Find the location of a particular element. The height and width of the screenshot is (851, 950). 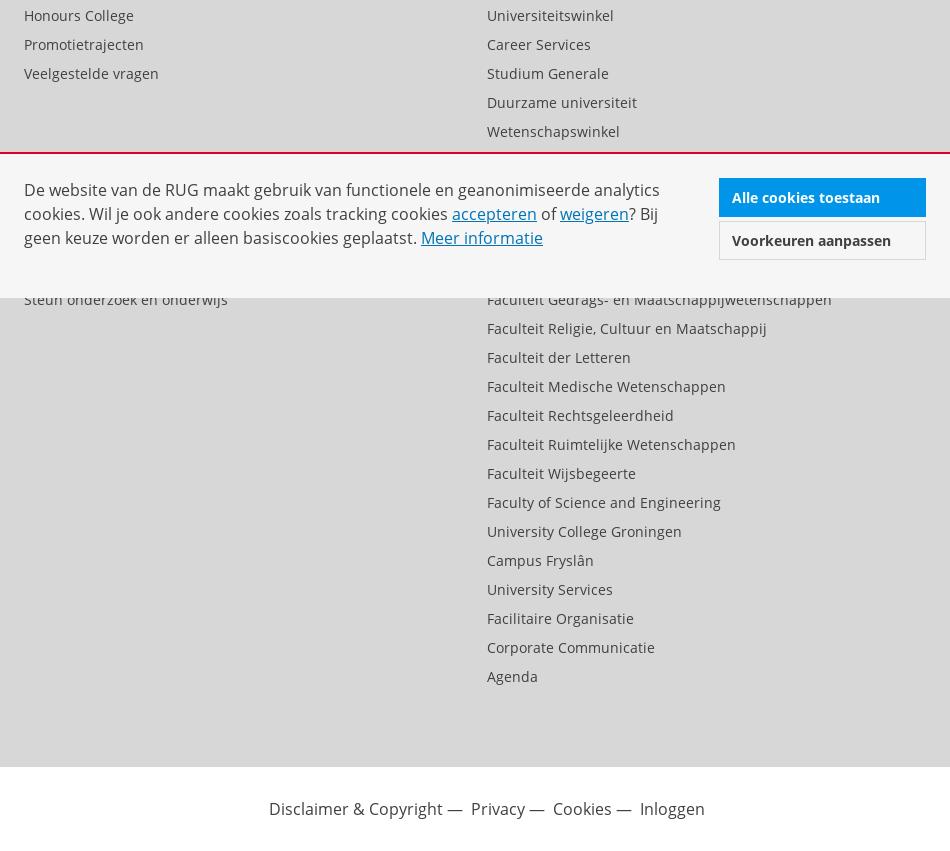

'Promotietrajecten' is located at coordinates (83, 43).